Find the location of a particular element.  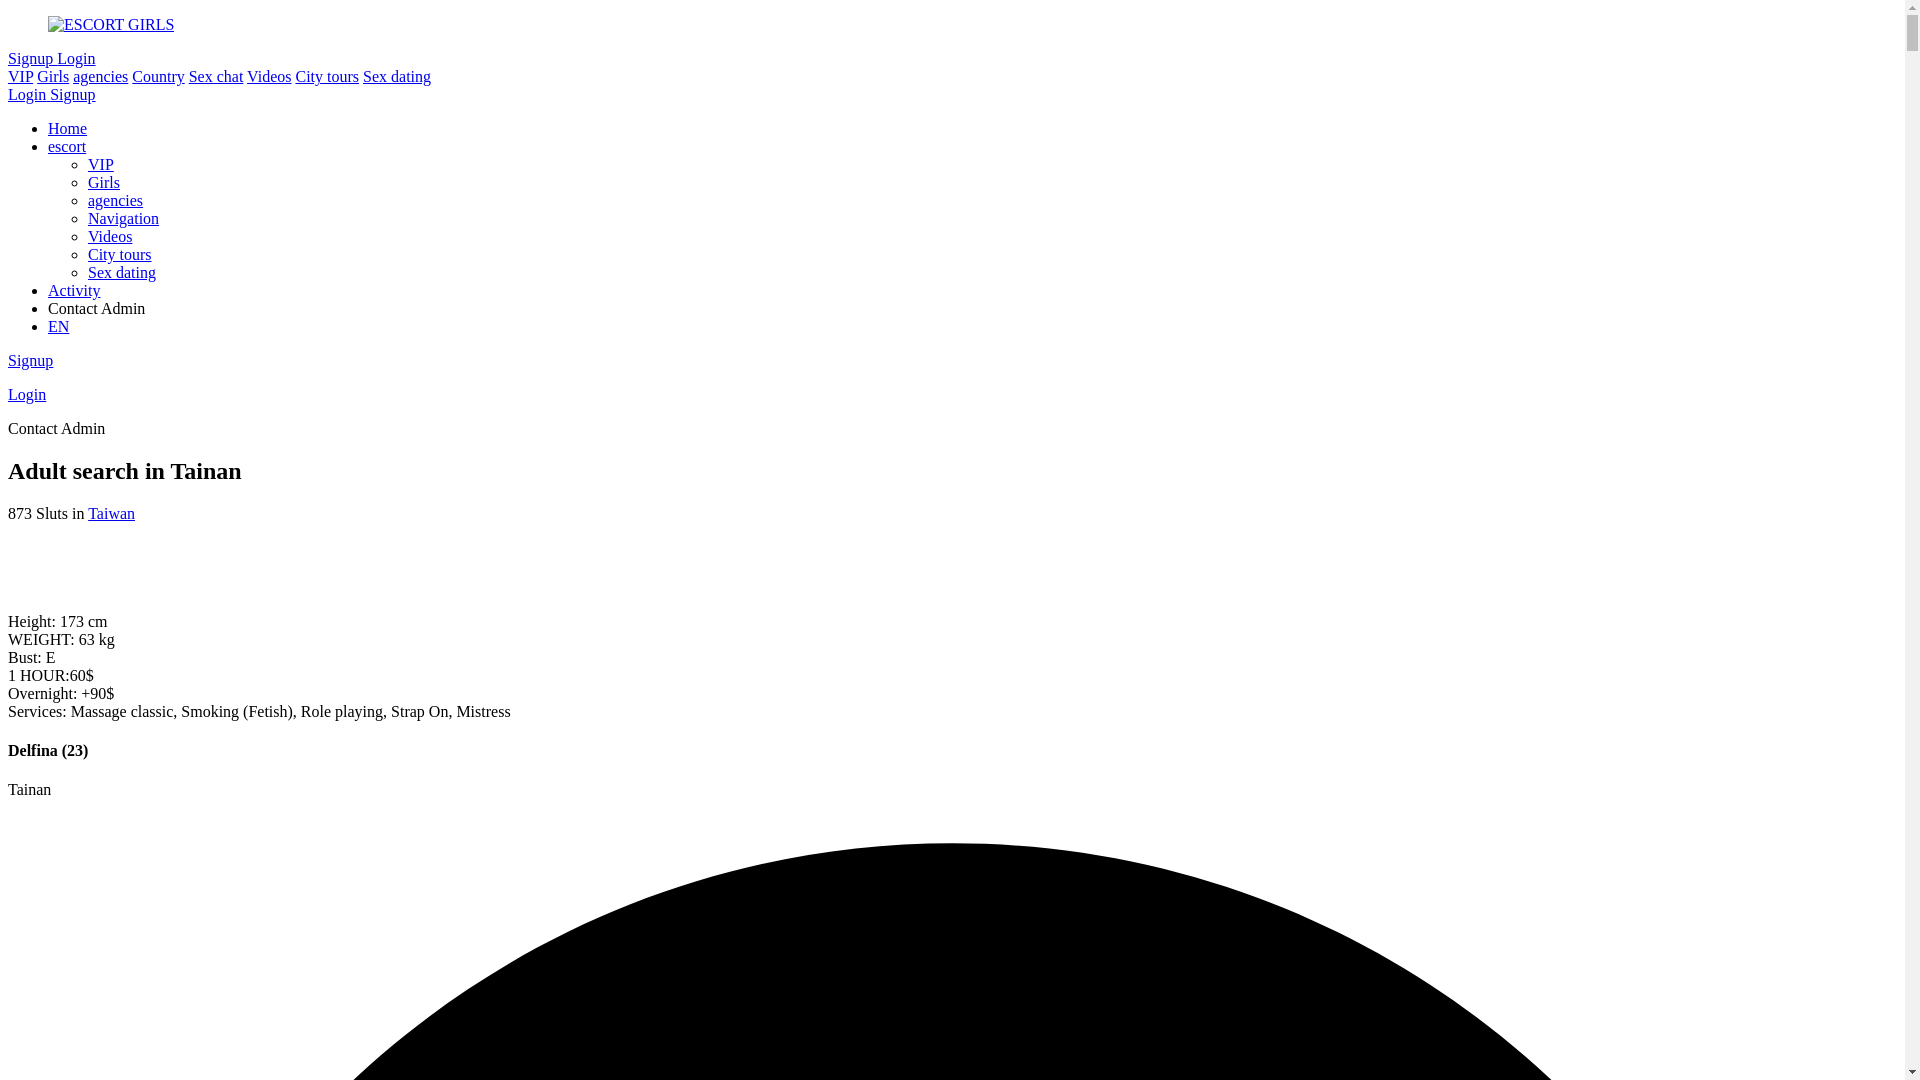

'VIP' is located at coordinates (99, 163).